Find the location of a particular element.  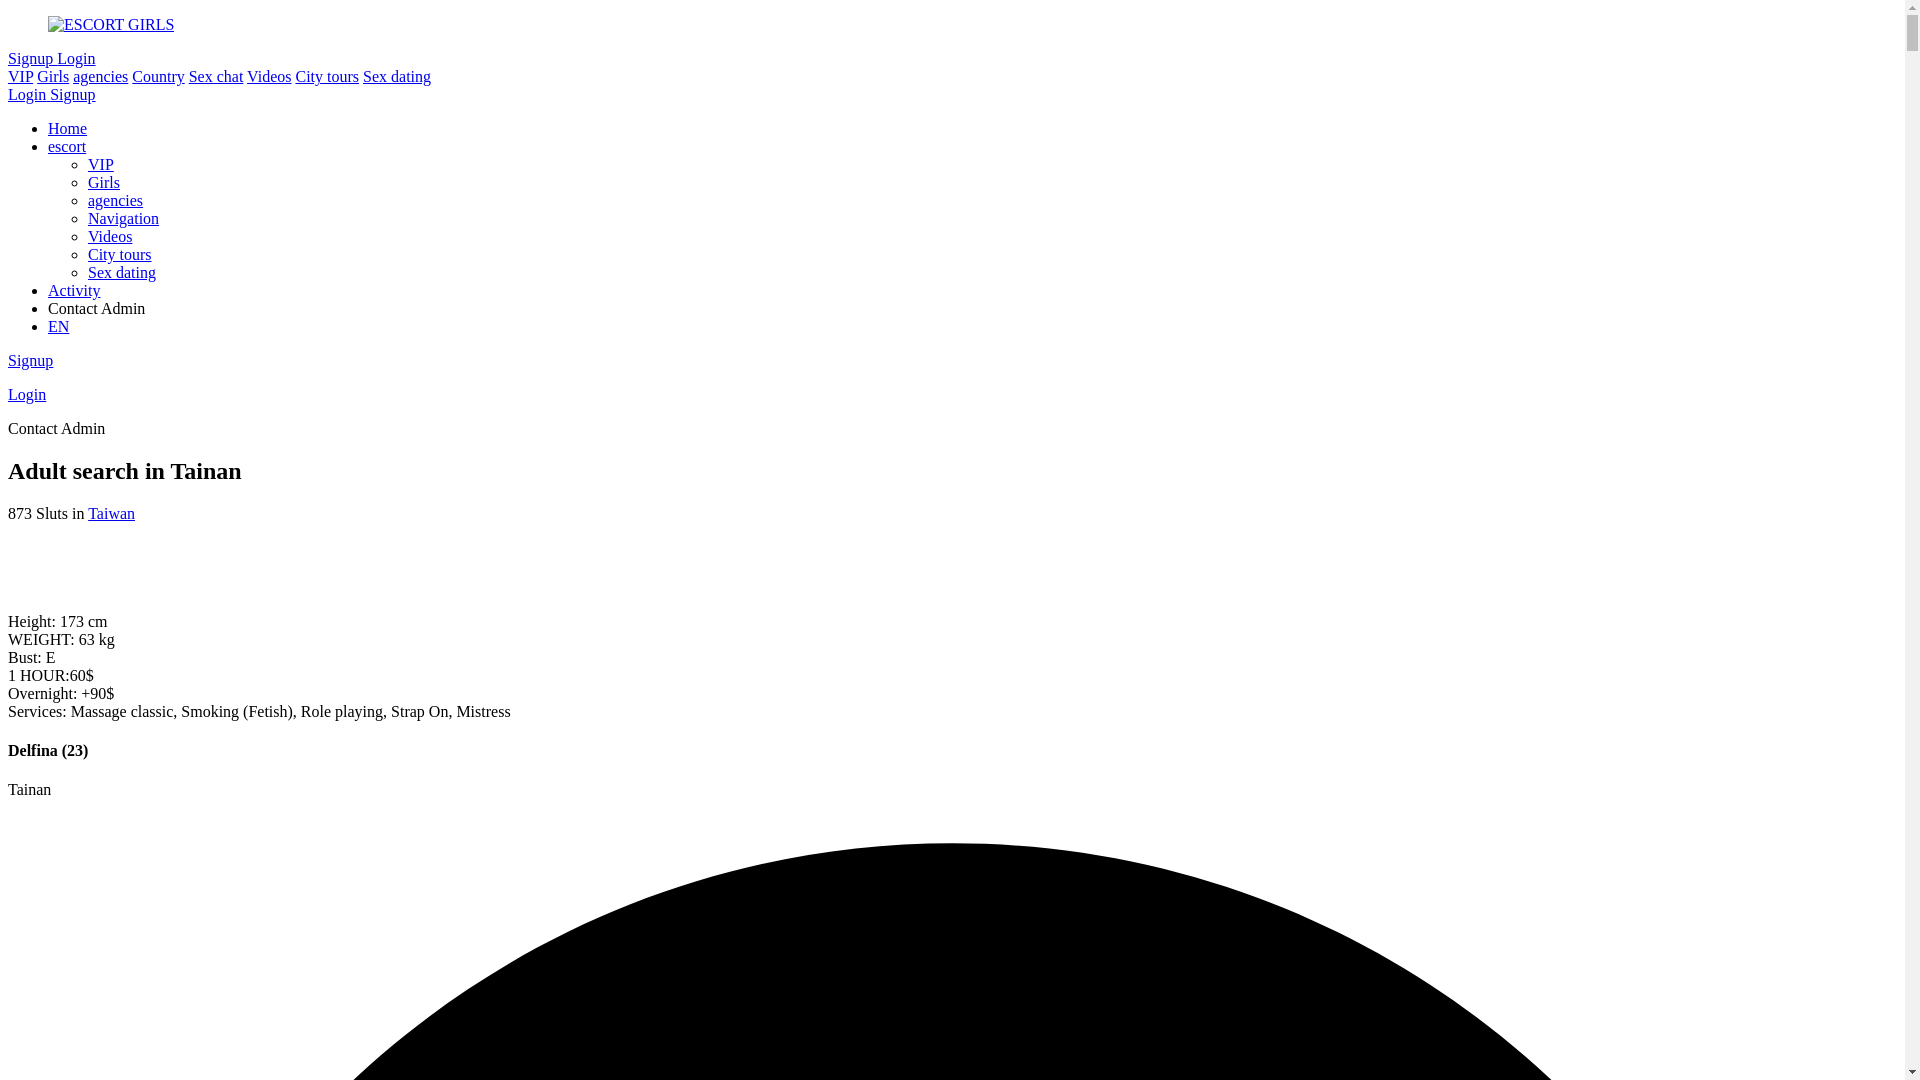

'VIP' is located at coordinates (99, 163).